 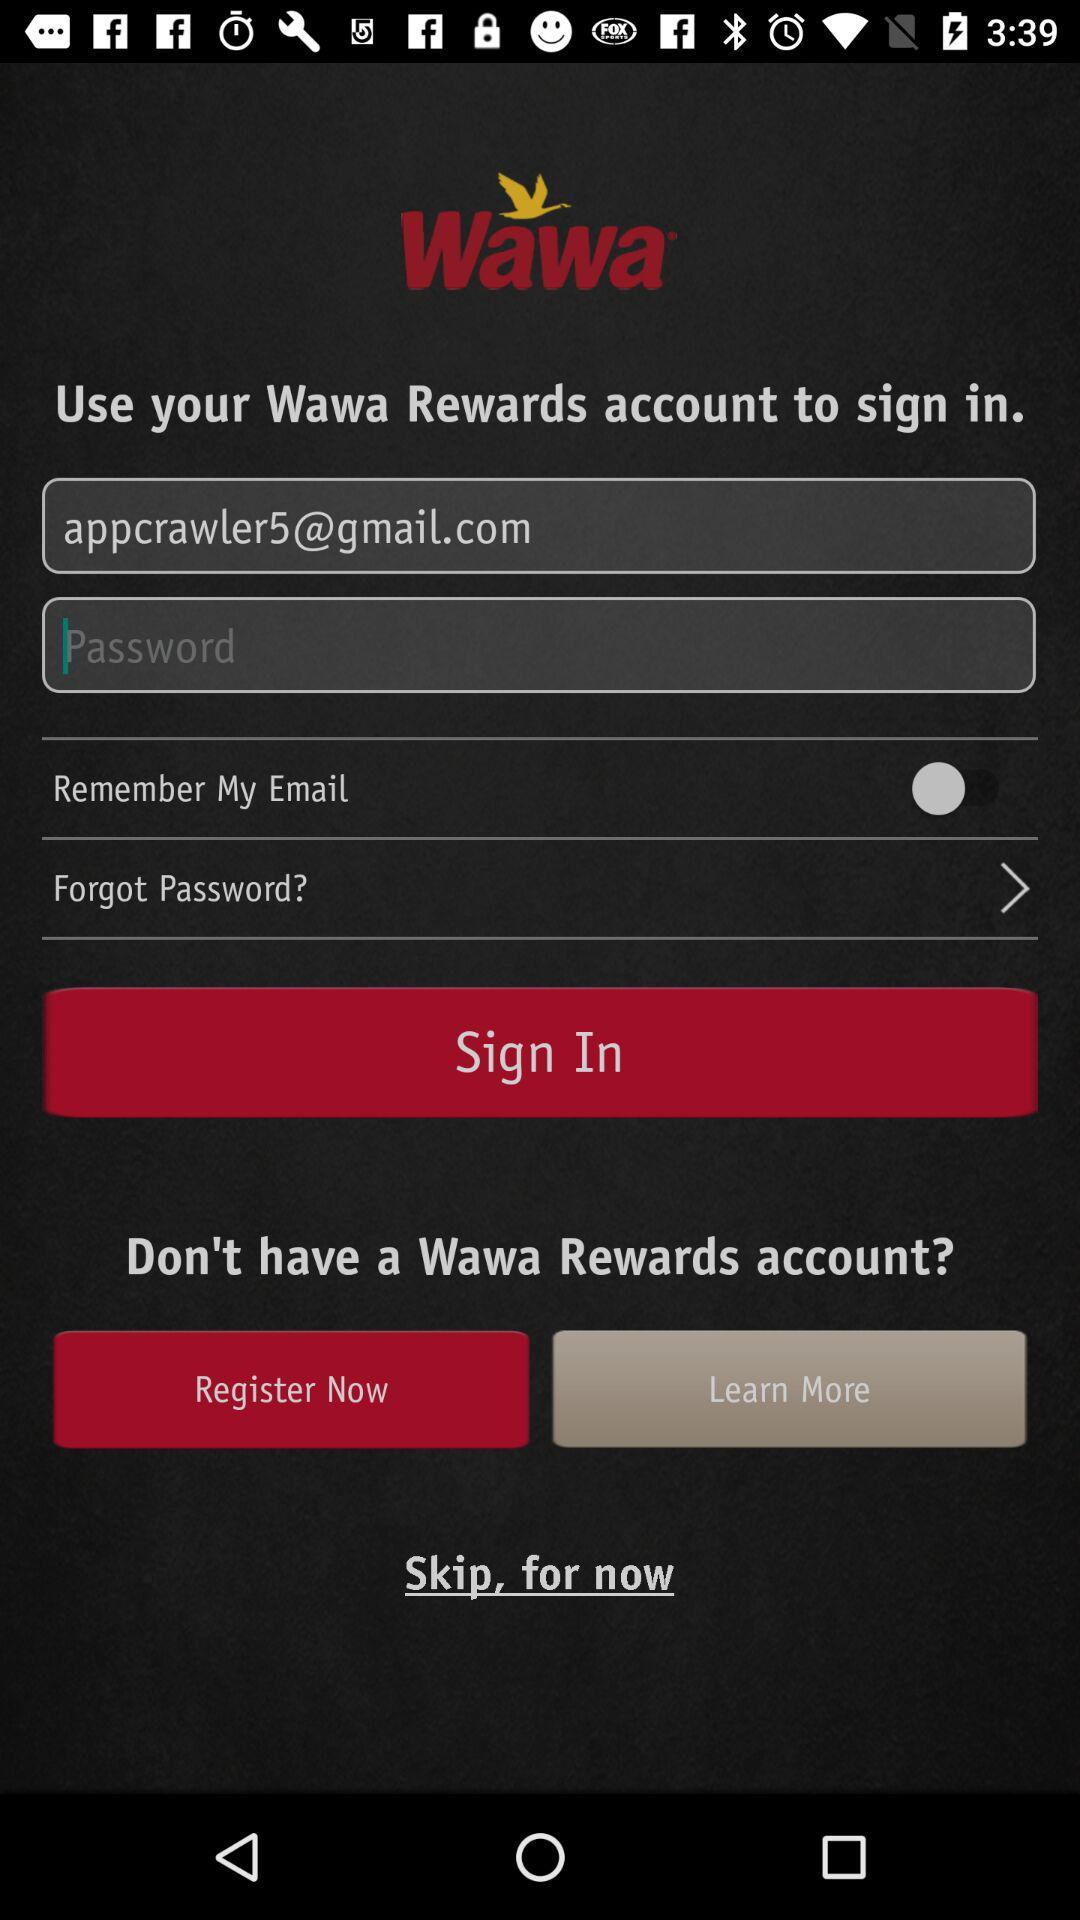 I want to click on appcrawler5@gmail.com, so click(x=540, y=526).